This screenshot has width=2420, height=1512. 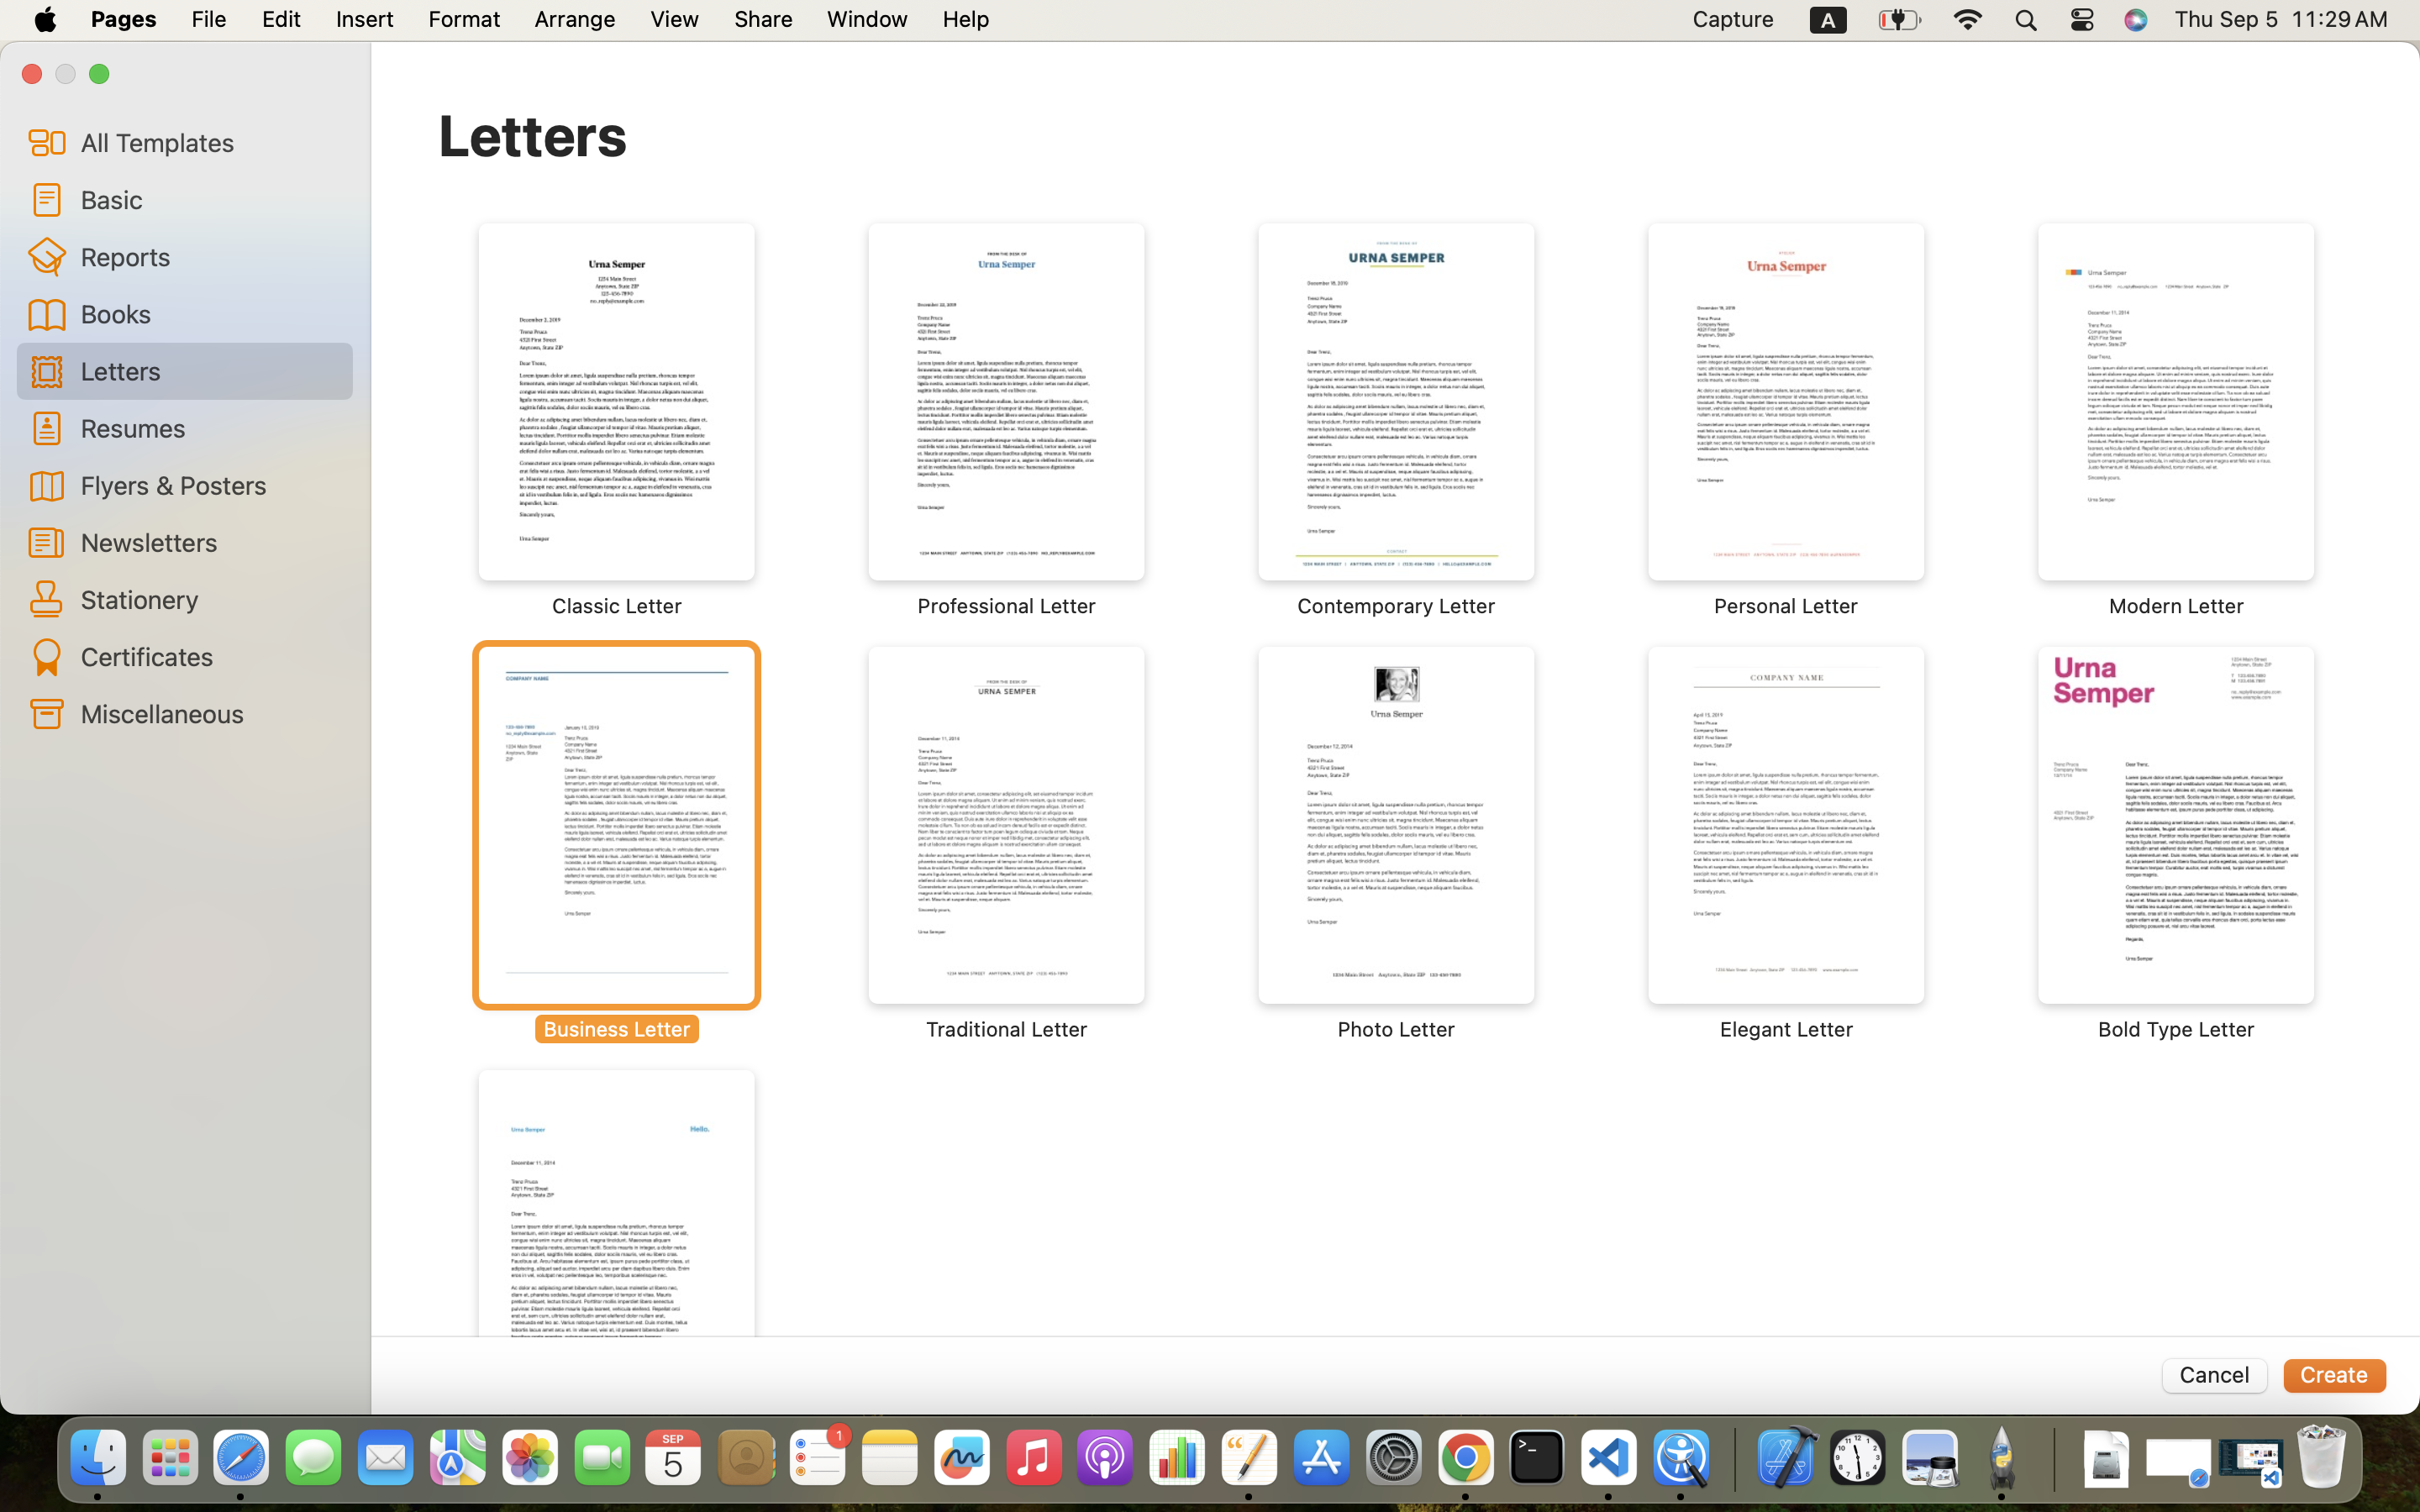 What do you see at coordinates (616, 843) in the screenshot?
I see `'‎⁨Business Letter⁩'` at bounding box center [616, 843].